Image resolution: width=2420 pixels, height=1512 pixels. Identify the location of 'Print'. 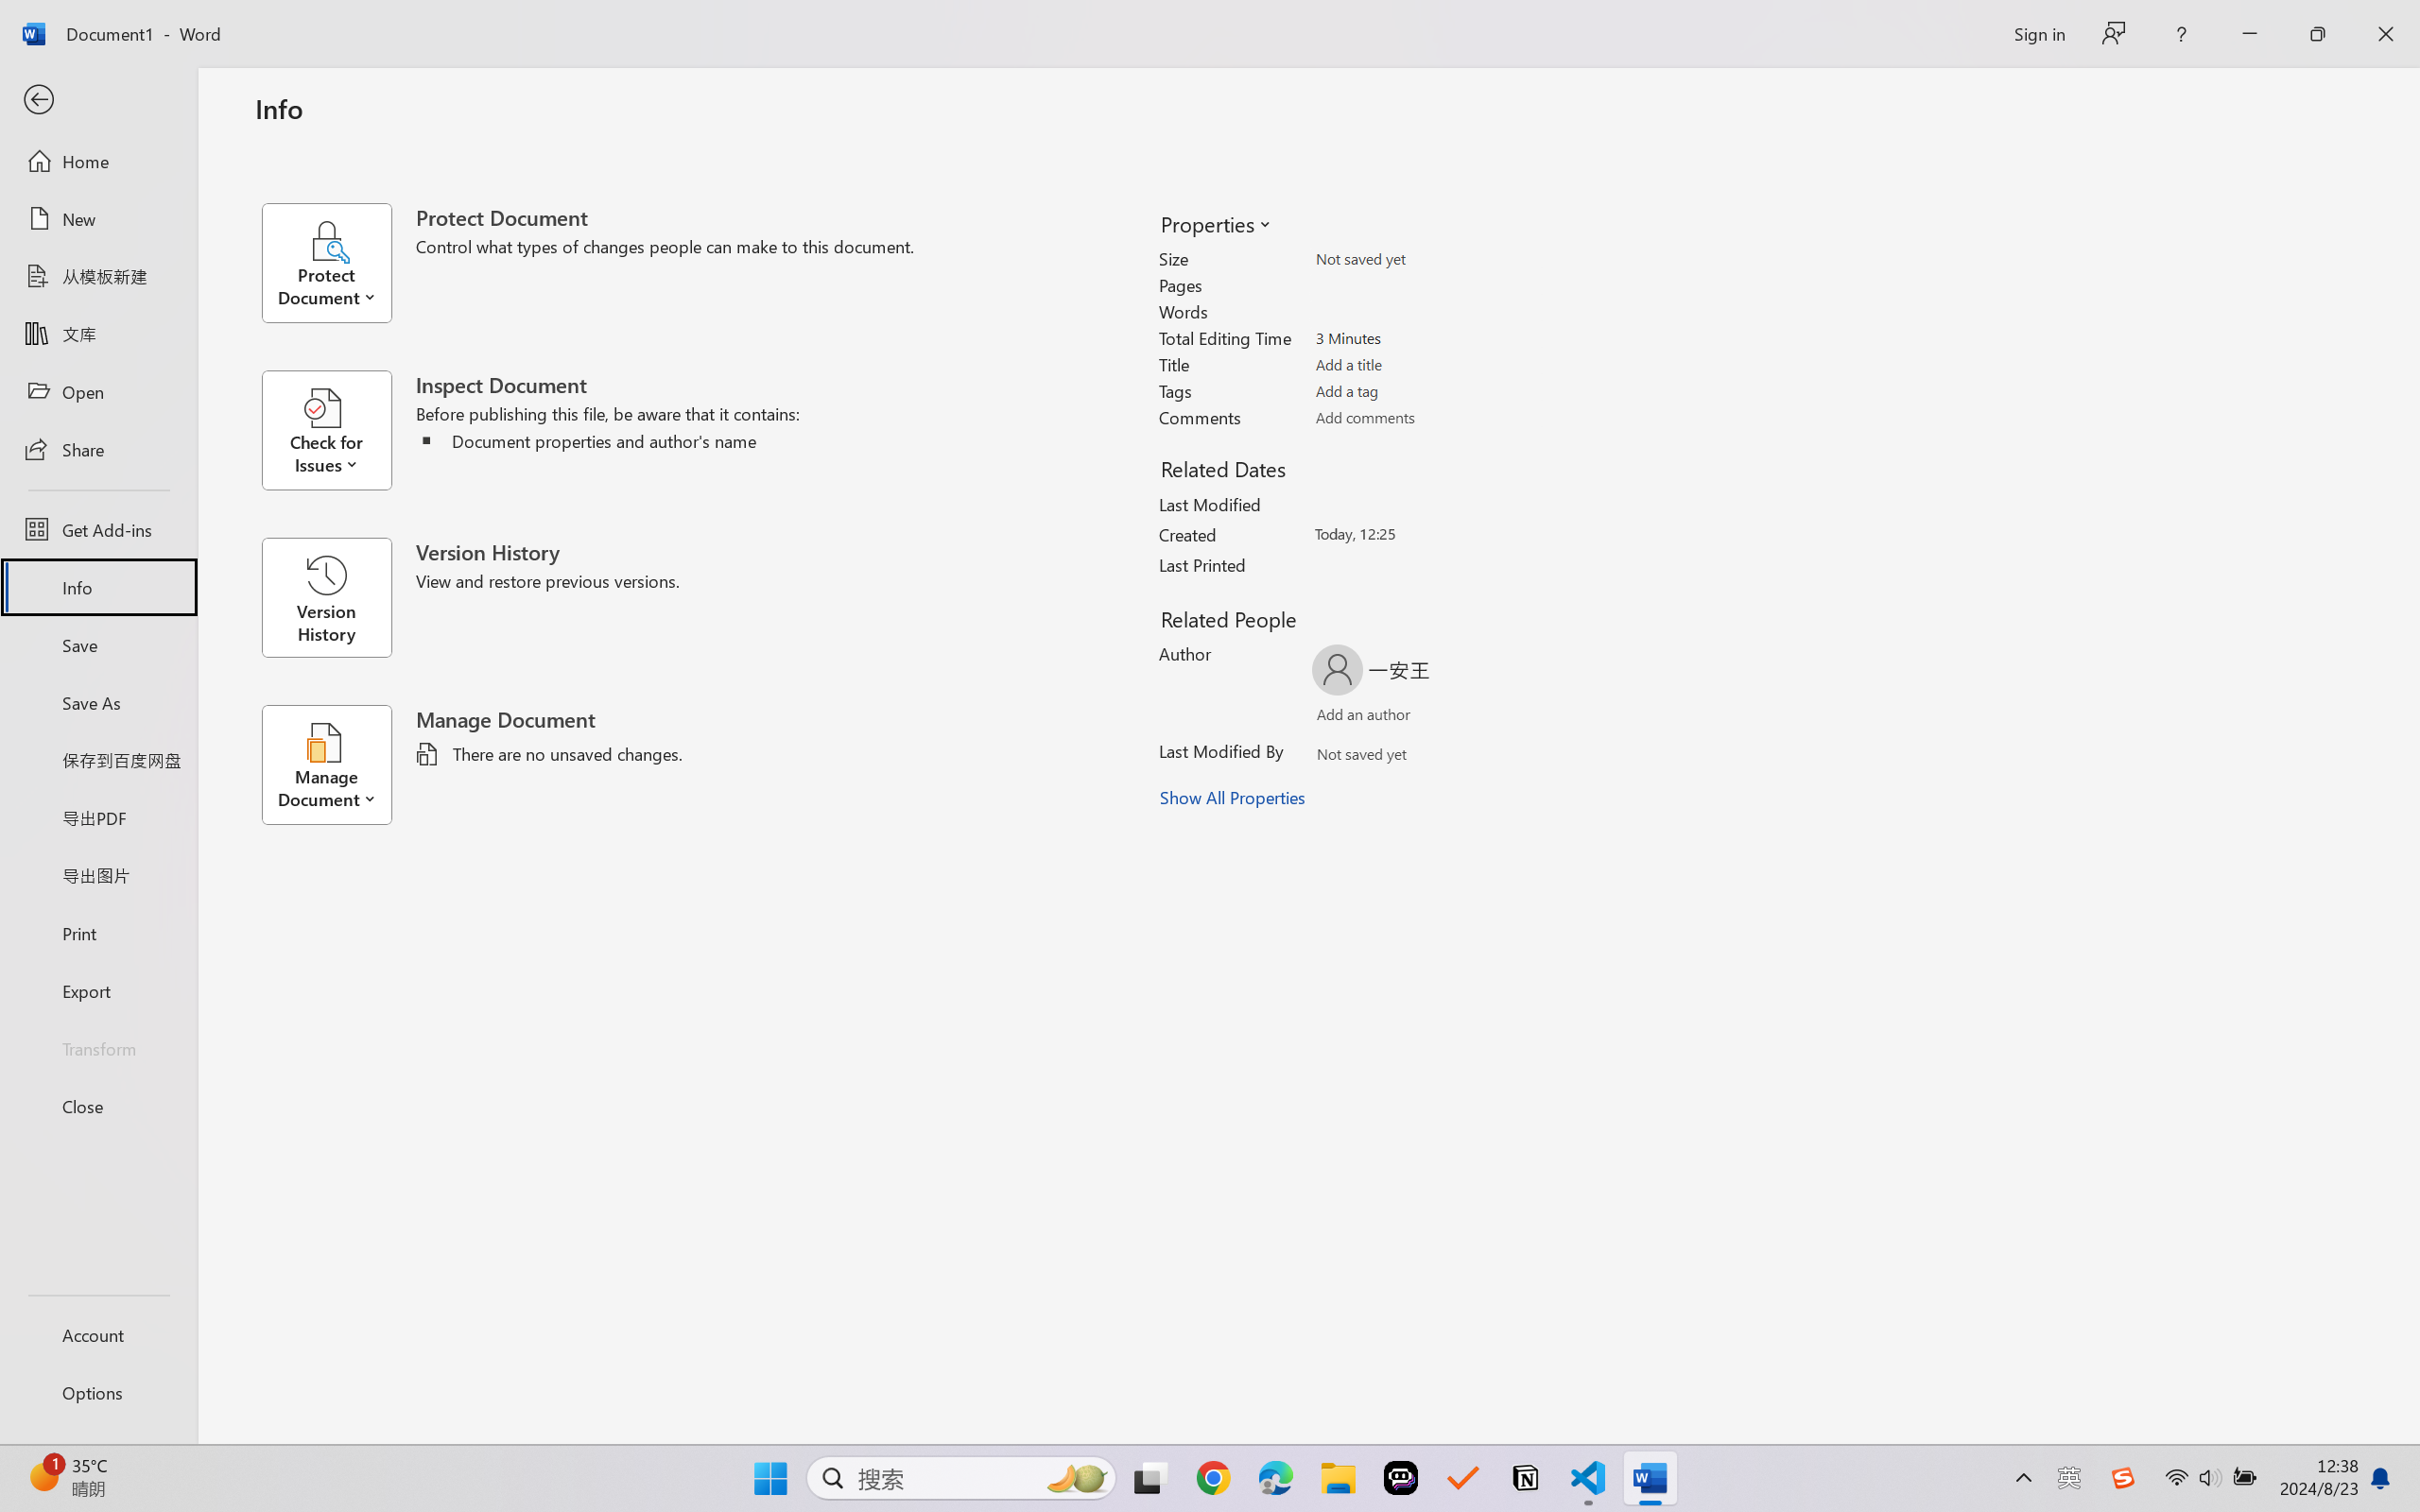
(97, 933).